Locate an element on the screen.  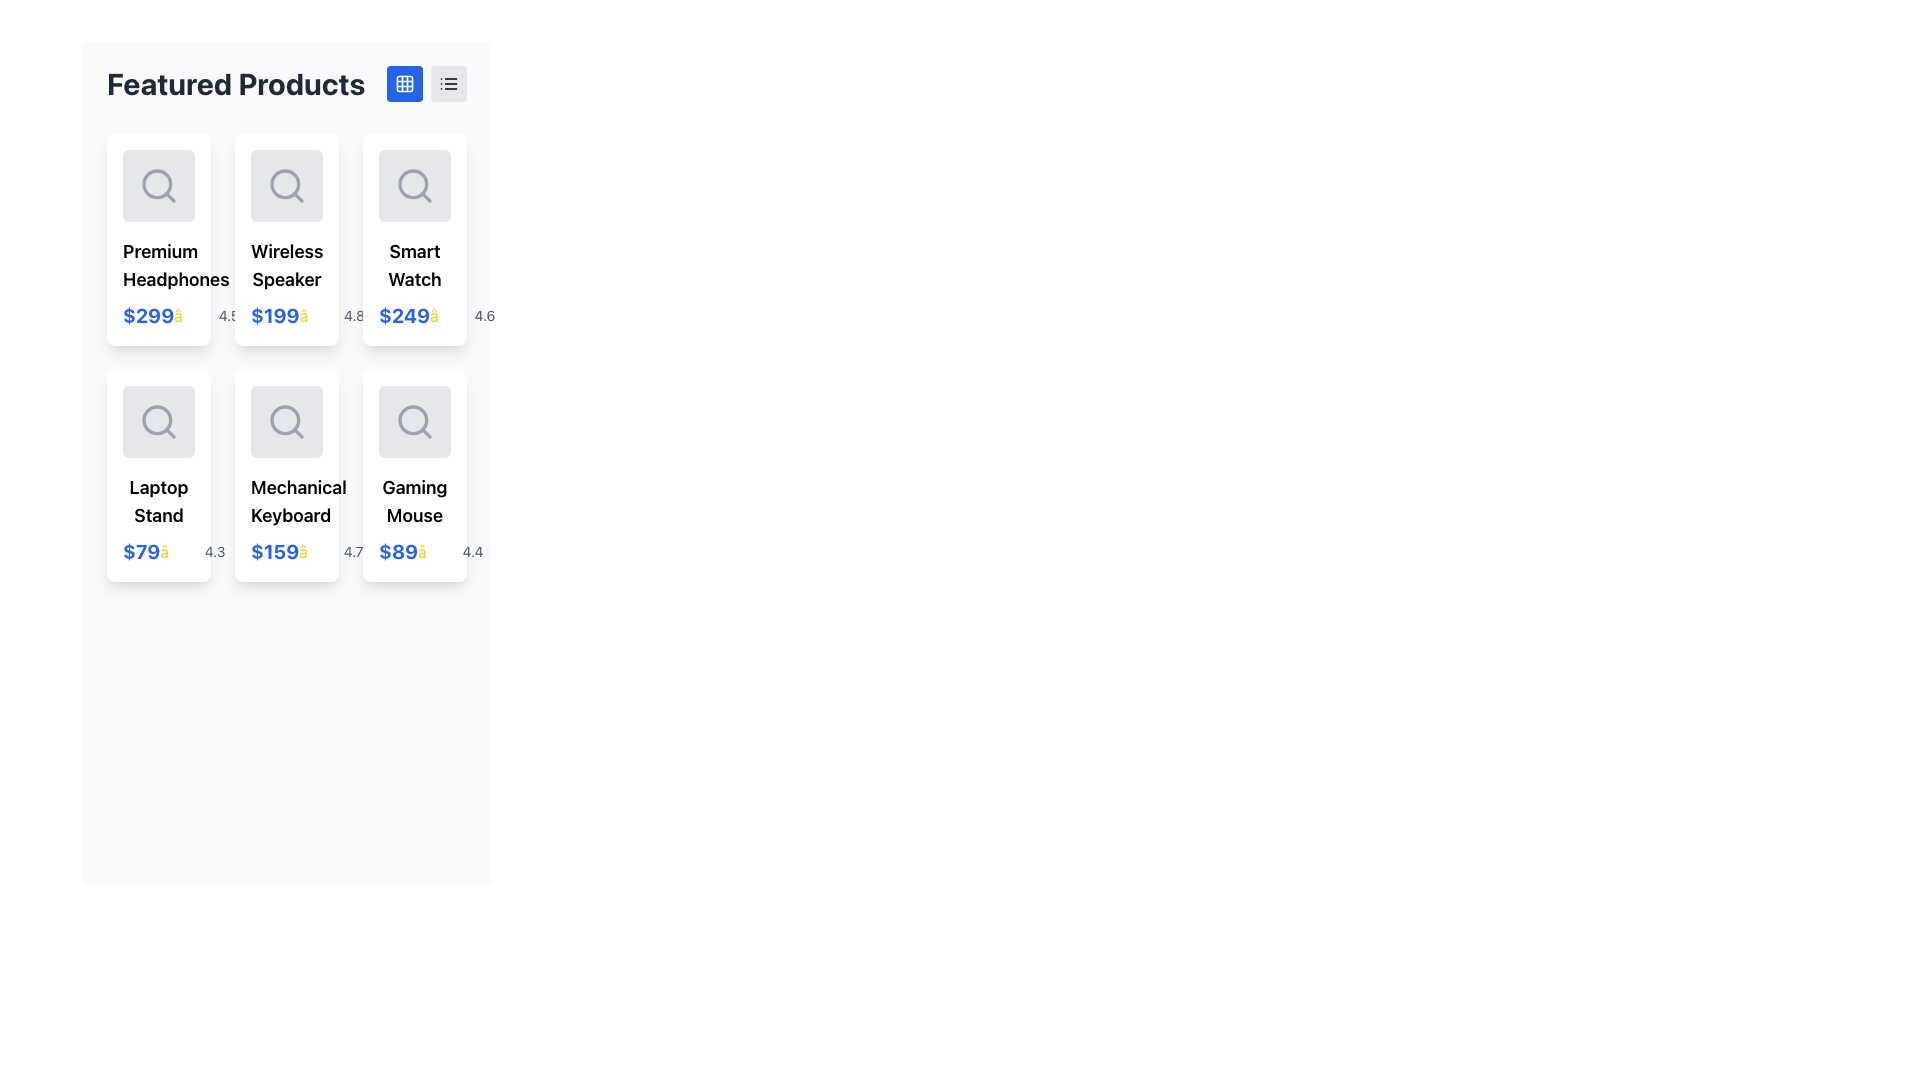
price information displayed in bold blue text ($159) along with the star icon and rating value ('4.7') in the Information display section of the 'Mechanical Keyboard' card is located at coordinates (286, 551).